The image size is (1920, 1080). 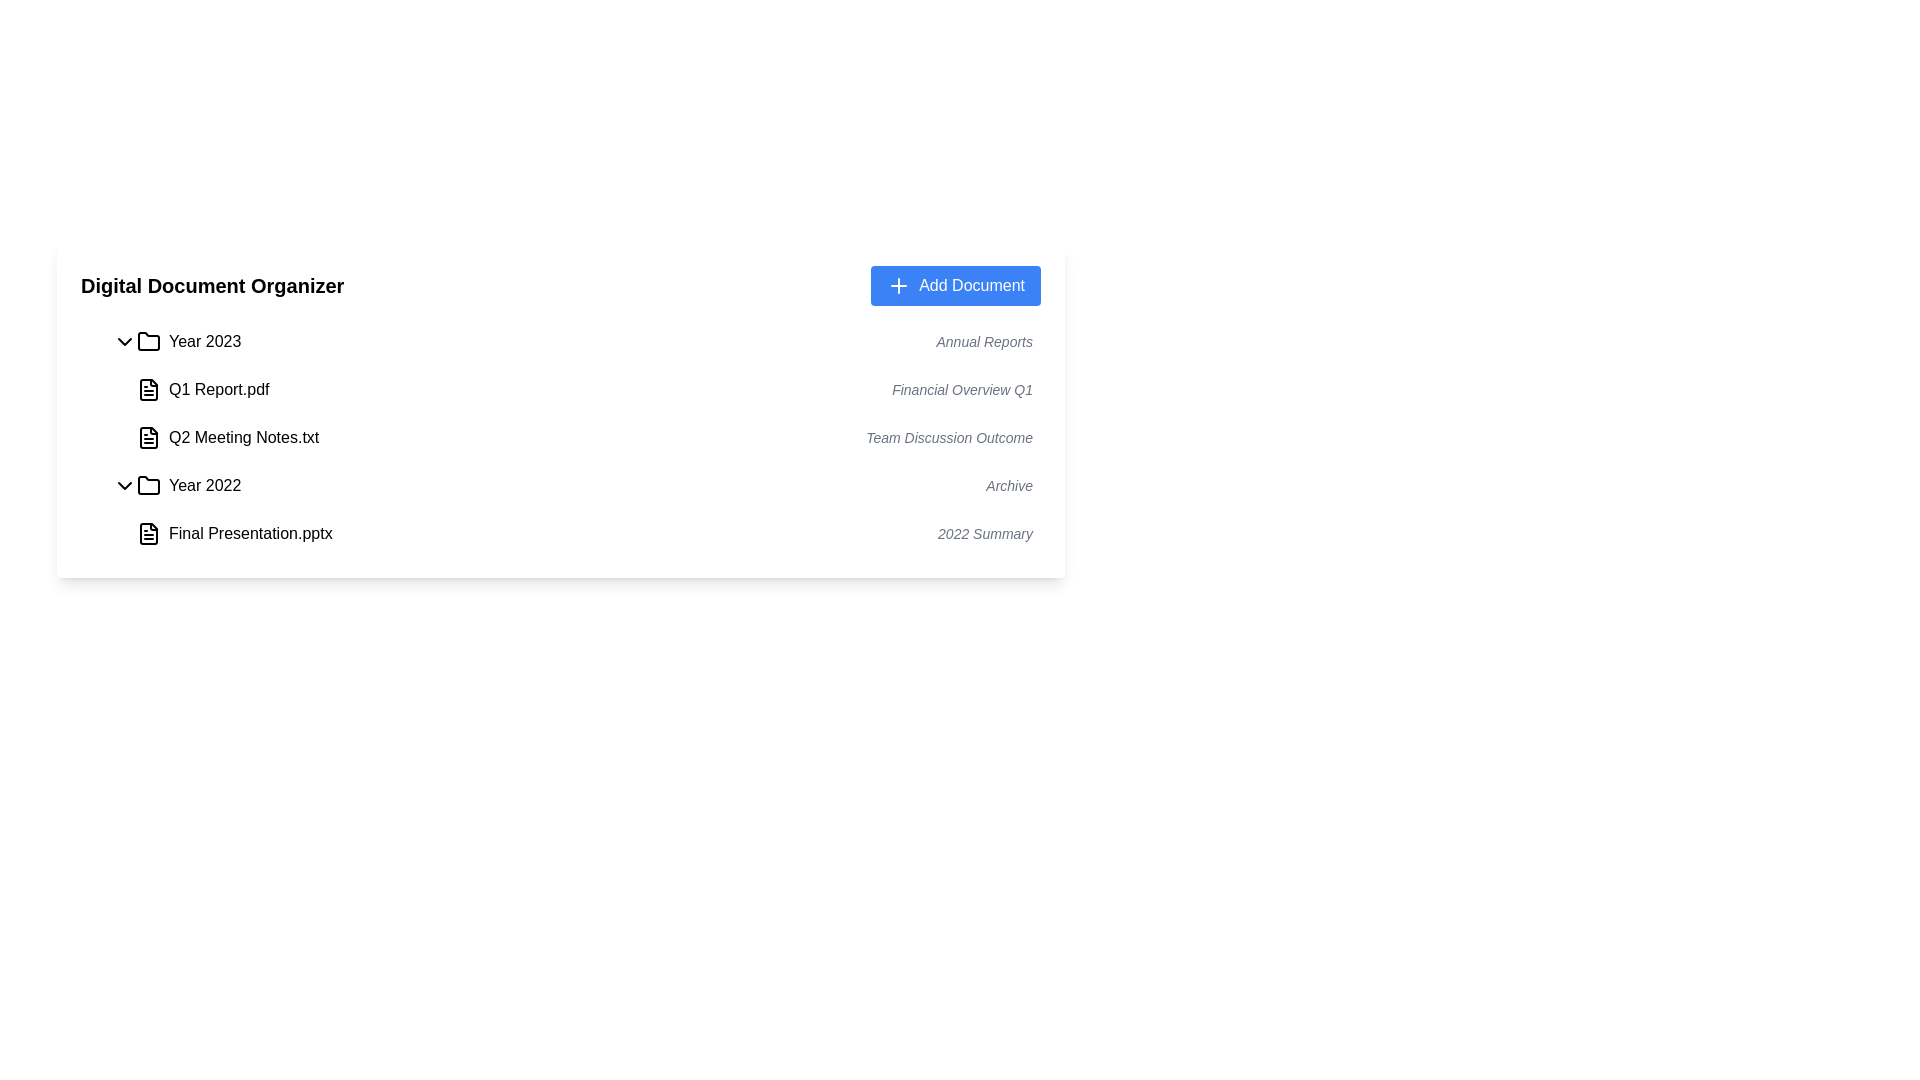 I want to click on the document file icon representing 'Q1 Report.pdf' to interpret it as a document identifier, so click(x=147, y=389).